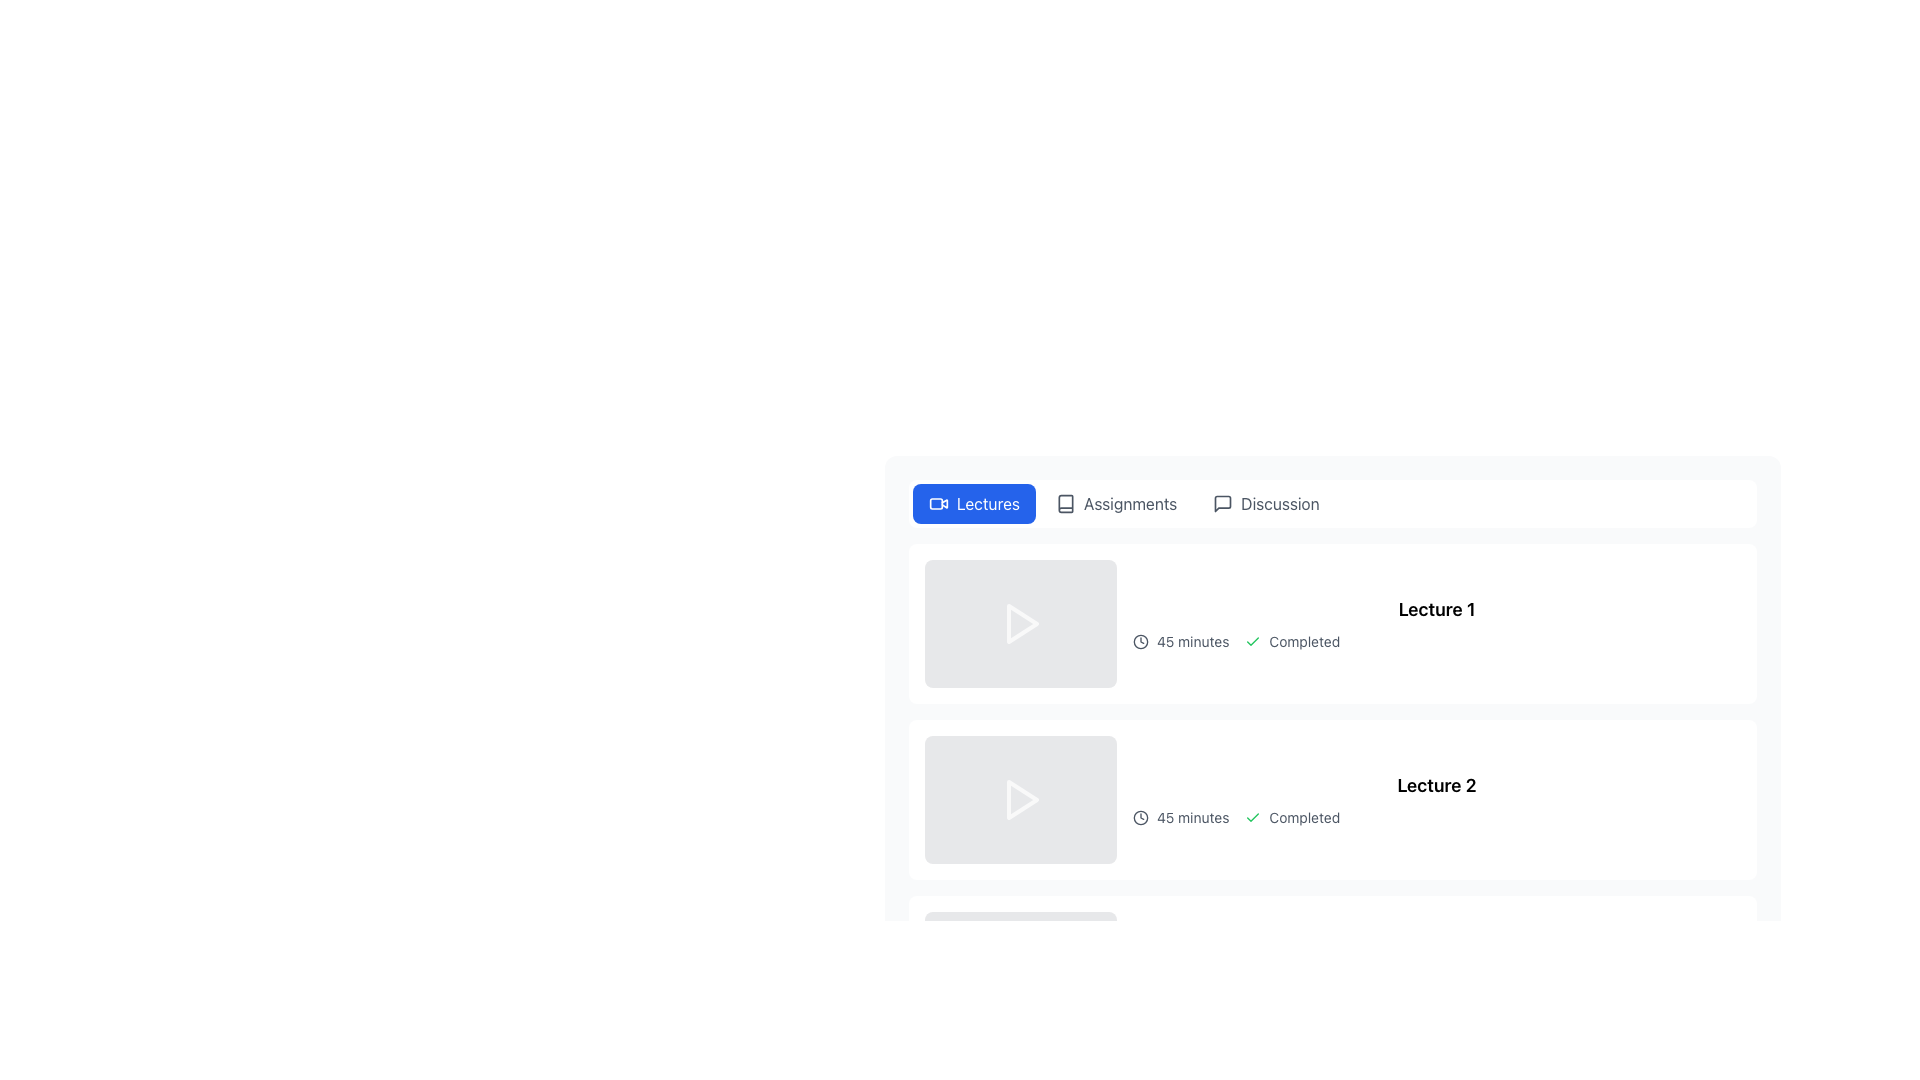 The width and height of the screenshot is (1920, 1080). What do you see at coordinates (1333, 503) in the screenshot?
I see `the Navigation Bar` at bounding box center [1333, 503].